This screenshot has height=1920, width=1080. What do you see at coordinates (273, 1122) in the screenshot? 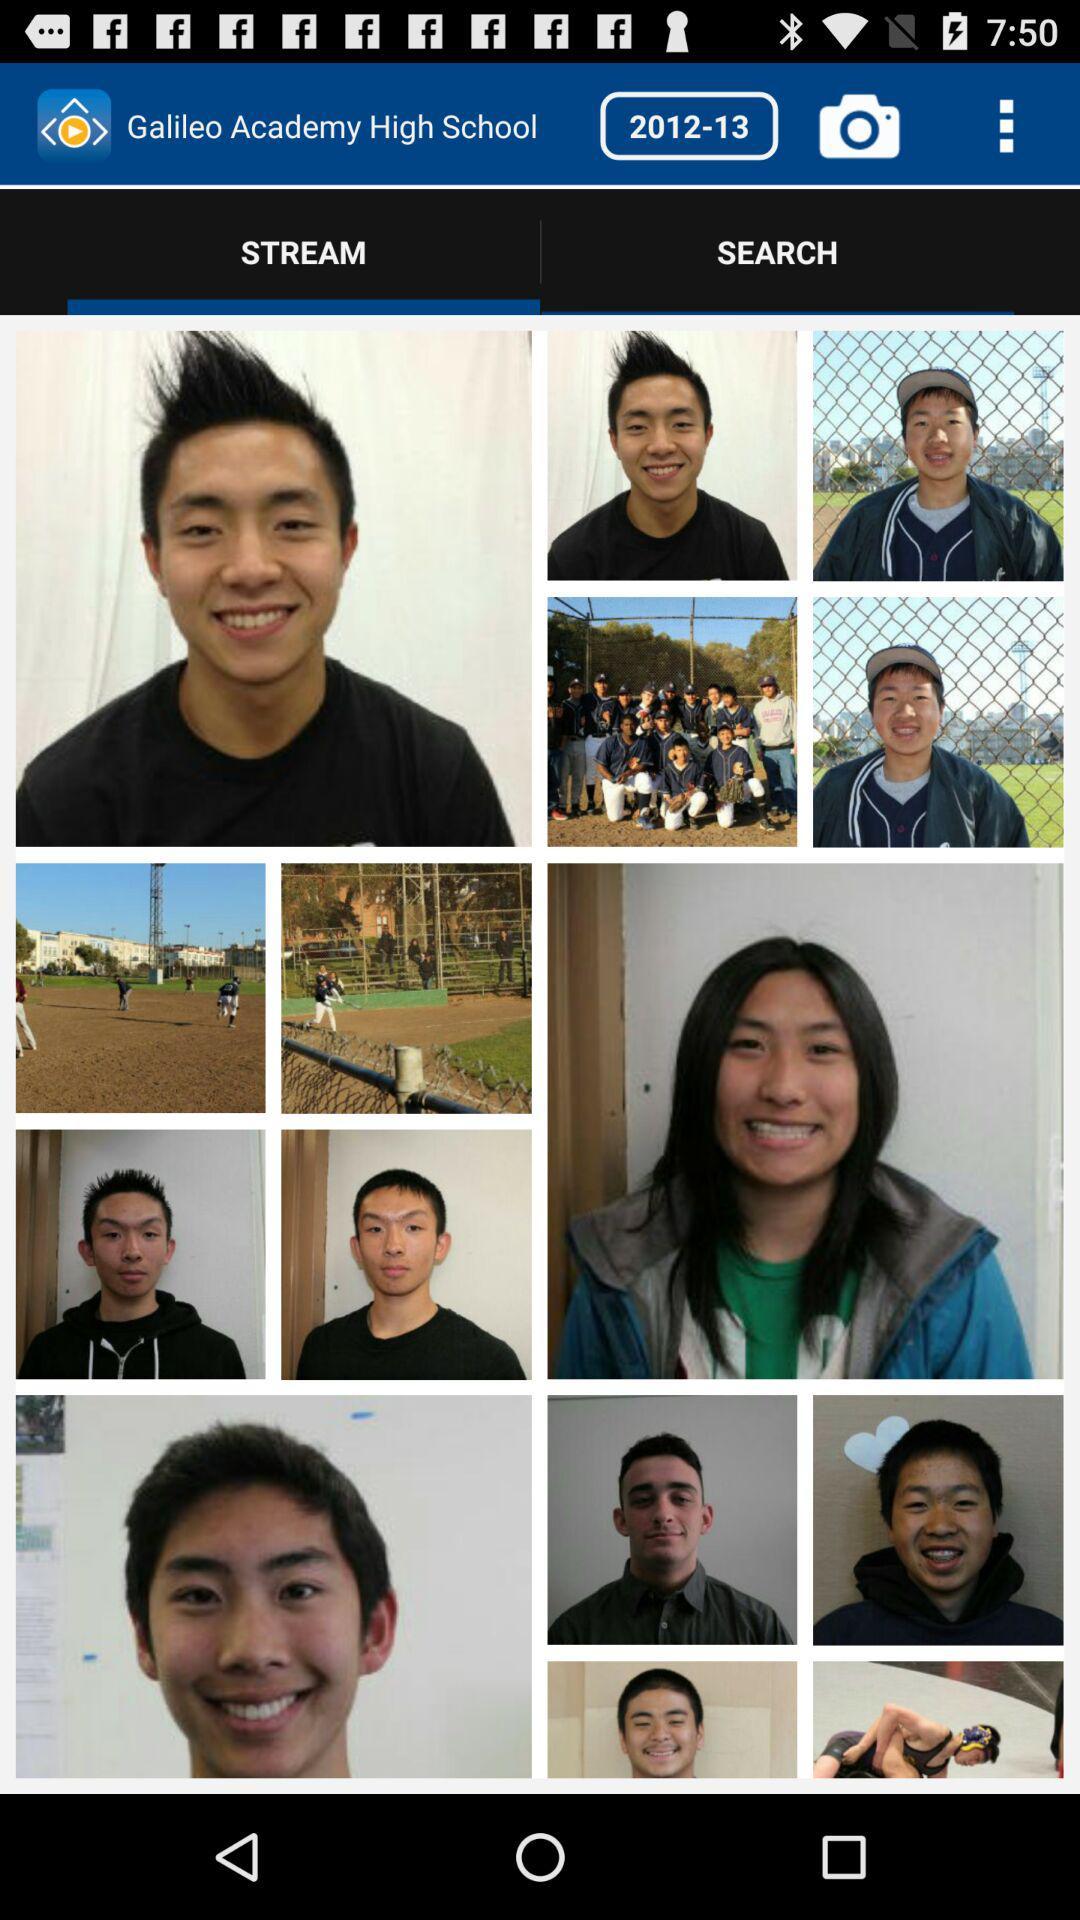
I see `open this set of images` at bounding box center [273, 1122].